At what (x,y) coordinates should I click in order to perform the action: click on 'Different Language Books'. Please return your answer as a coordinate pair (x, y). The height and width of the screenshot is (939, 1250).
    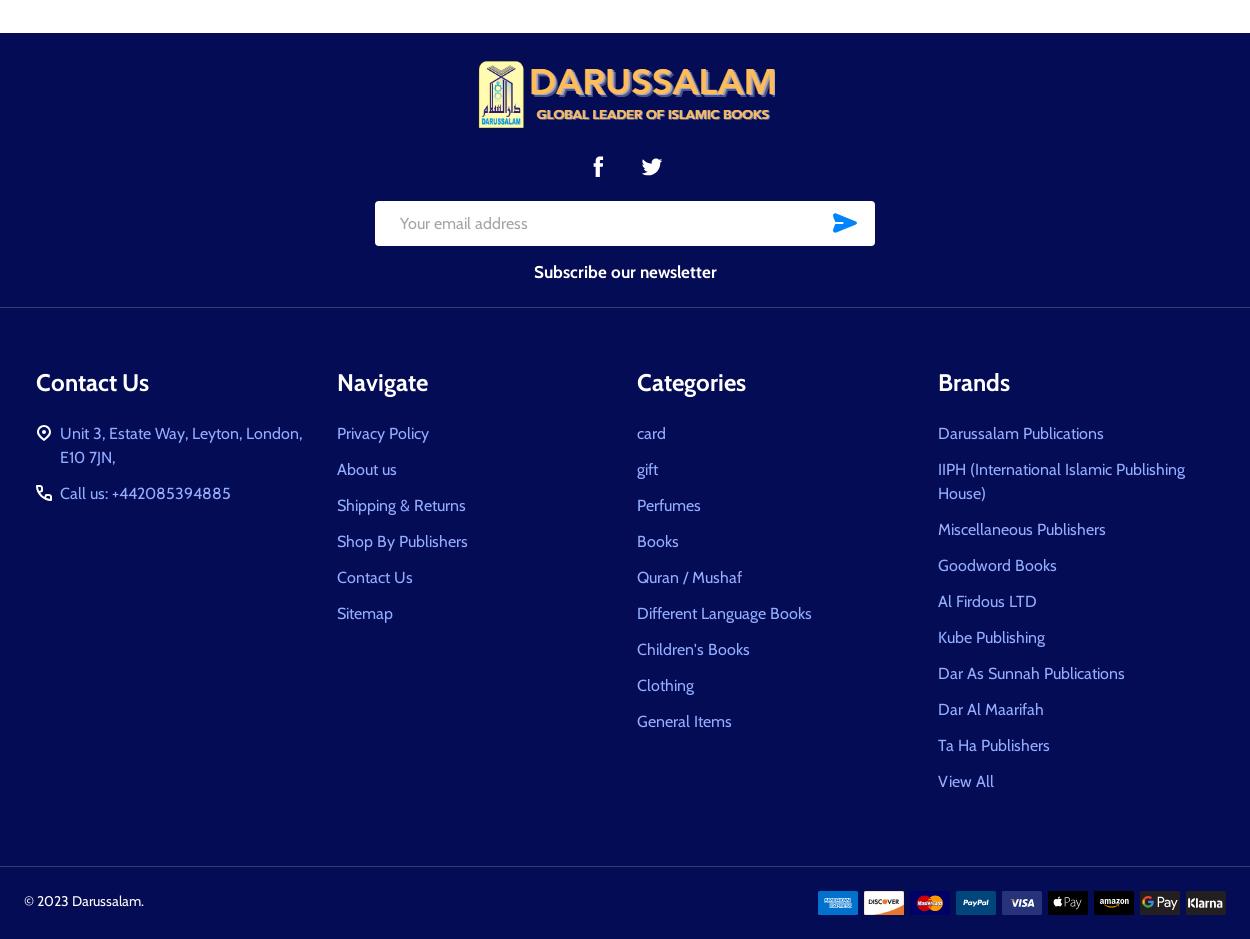
    Looking at the image, I should click on (723, 612).